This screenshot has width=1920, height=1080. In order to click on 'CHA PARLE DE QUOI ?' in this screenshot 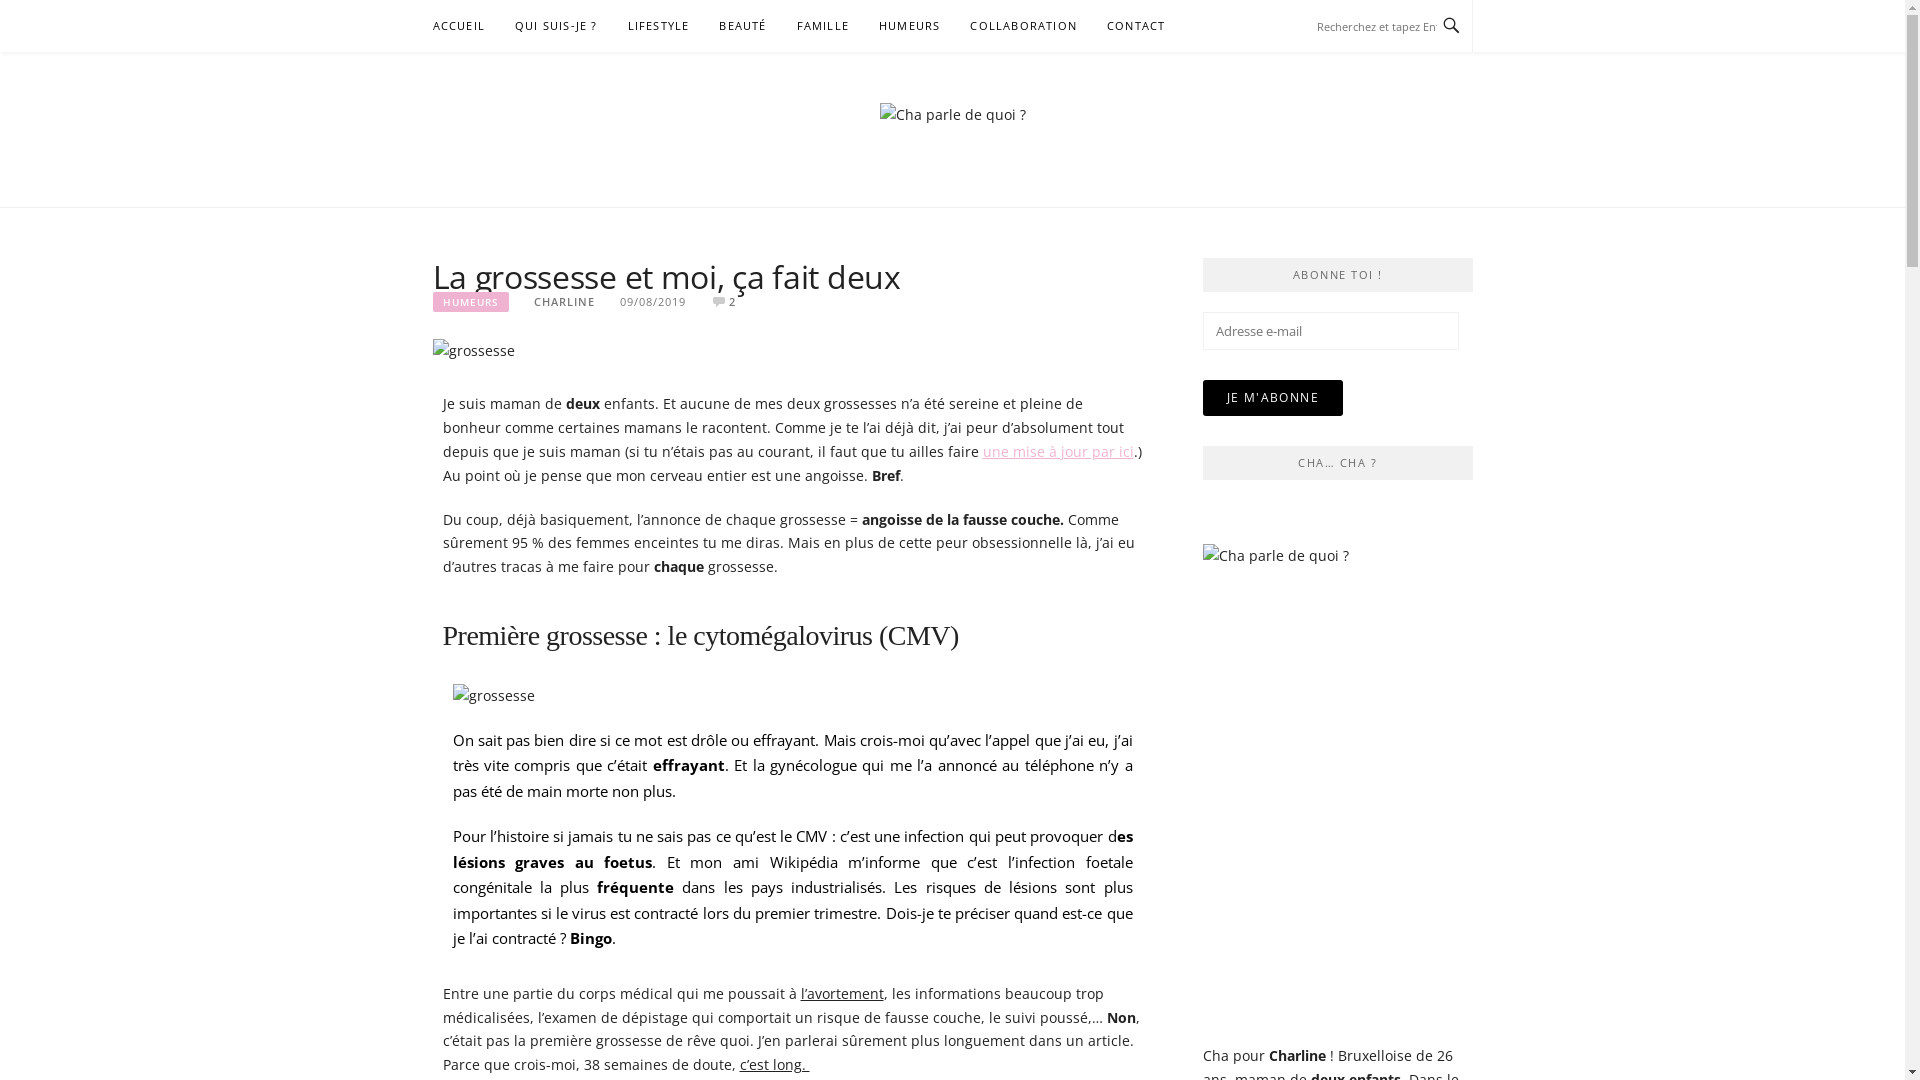, I will do `click(746, 186)`.